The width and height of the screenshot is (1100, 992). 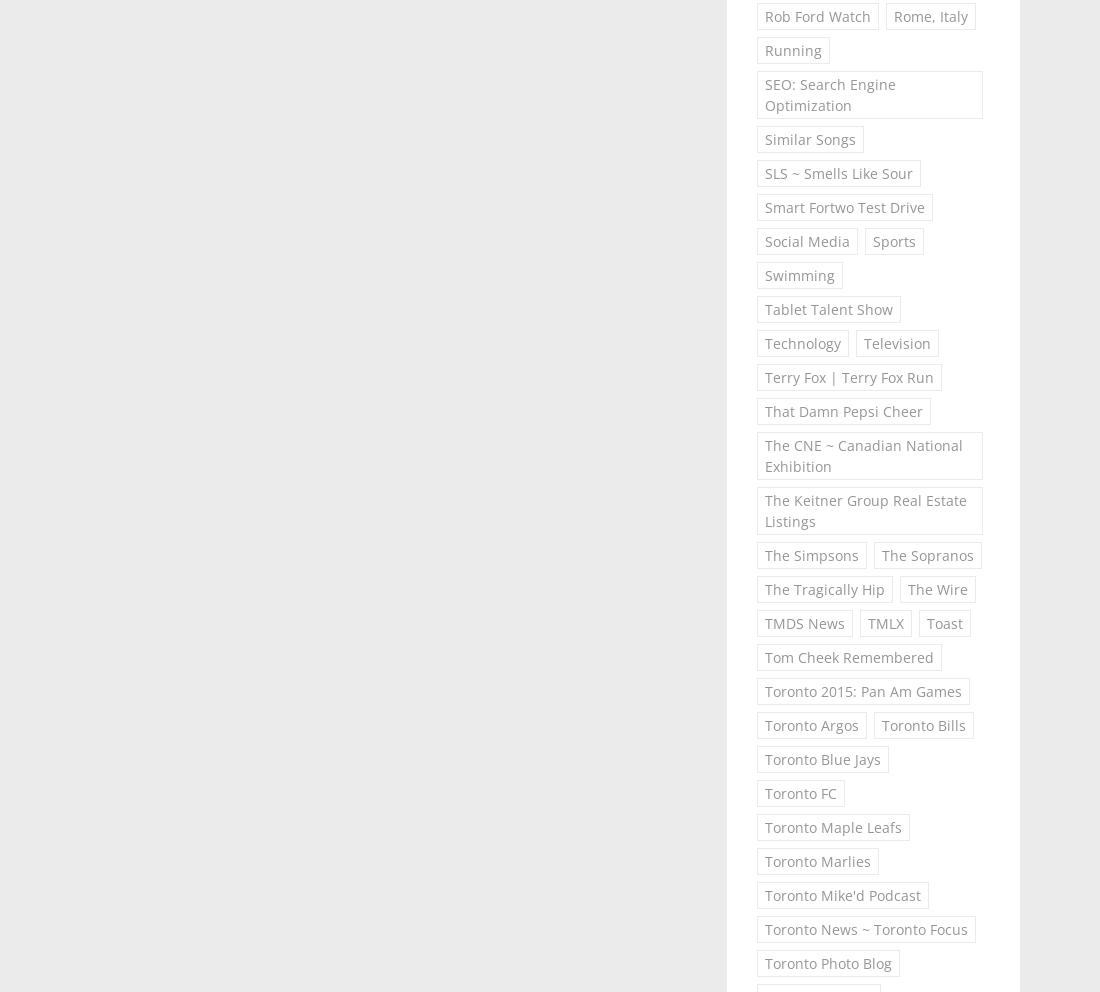 What do you see at coordinates (842, 411) in the screenshot?
I see `'That Damn Pepsi Cheer'` at bounding box center [842, 411].